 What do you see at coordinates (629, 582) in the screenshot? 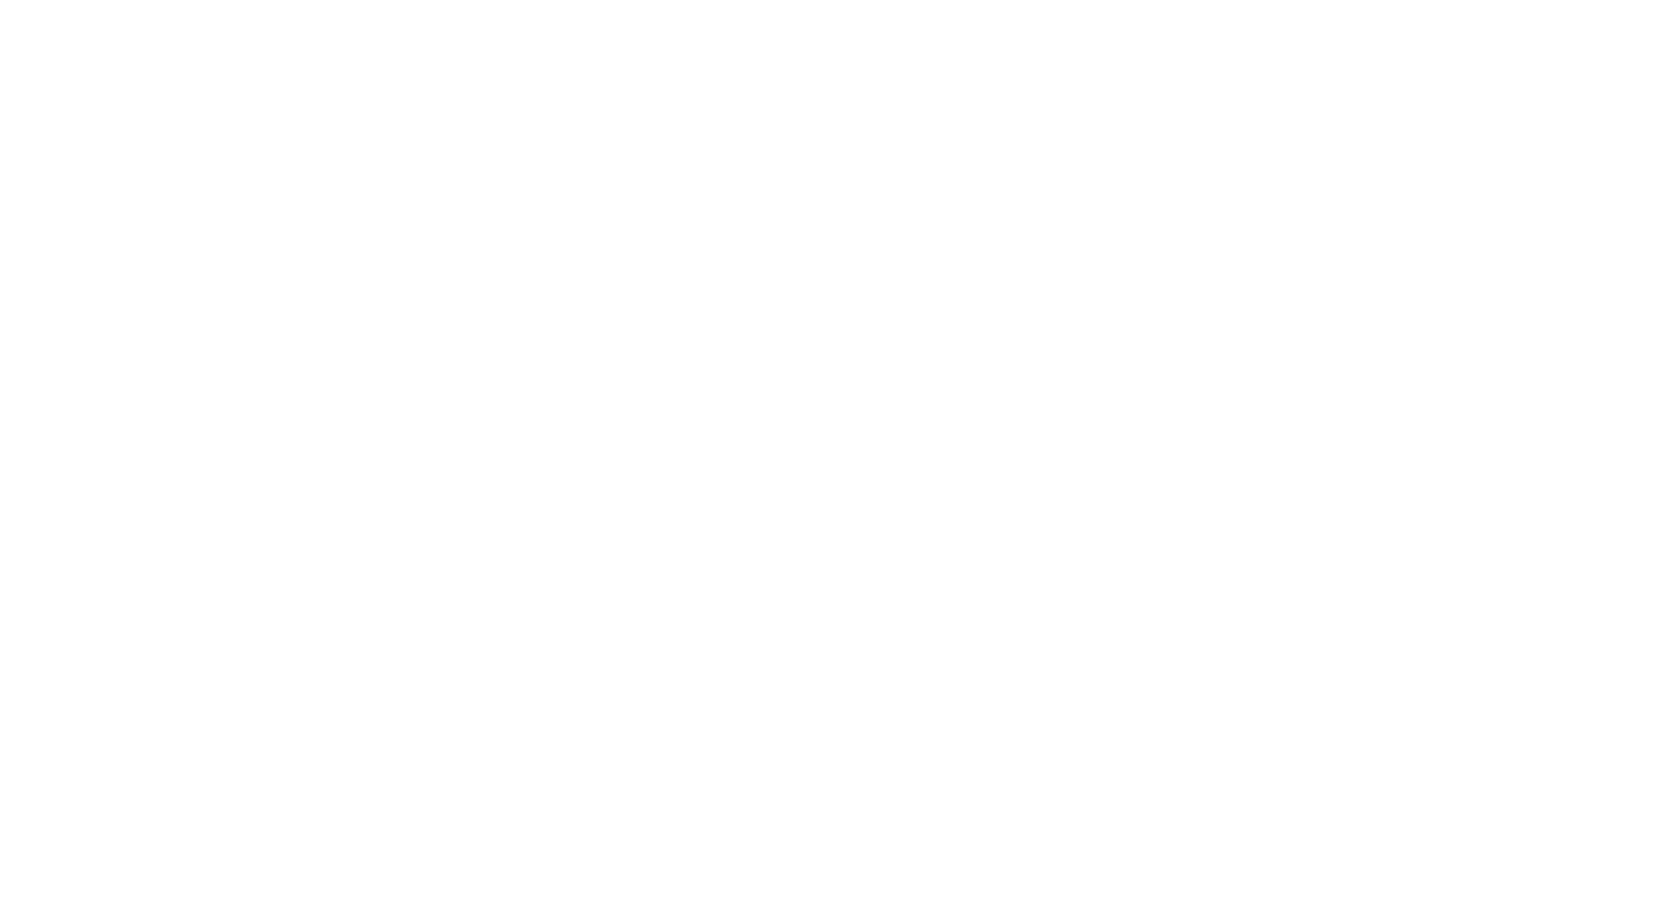
I see `'“Sometimes patients just get sent off to get an amputation saying that's the only option there is, but that's not true anymore,” Dr. Henao, a vascular surgeon at the Heart Hospital of New Mexico at Lovelace Medical Center said.'` at bounding box center [629, 582].